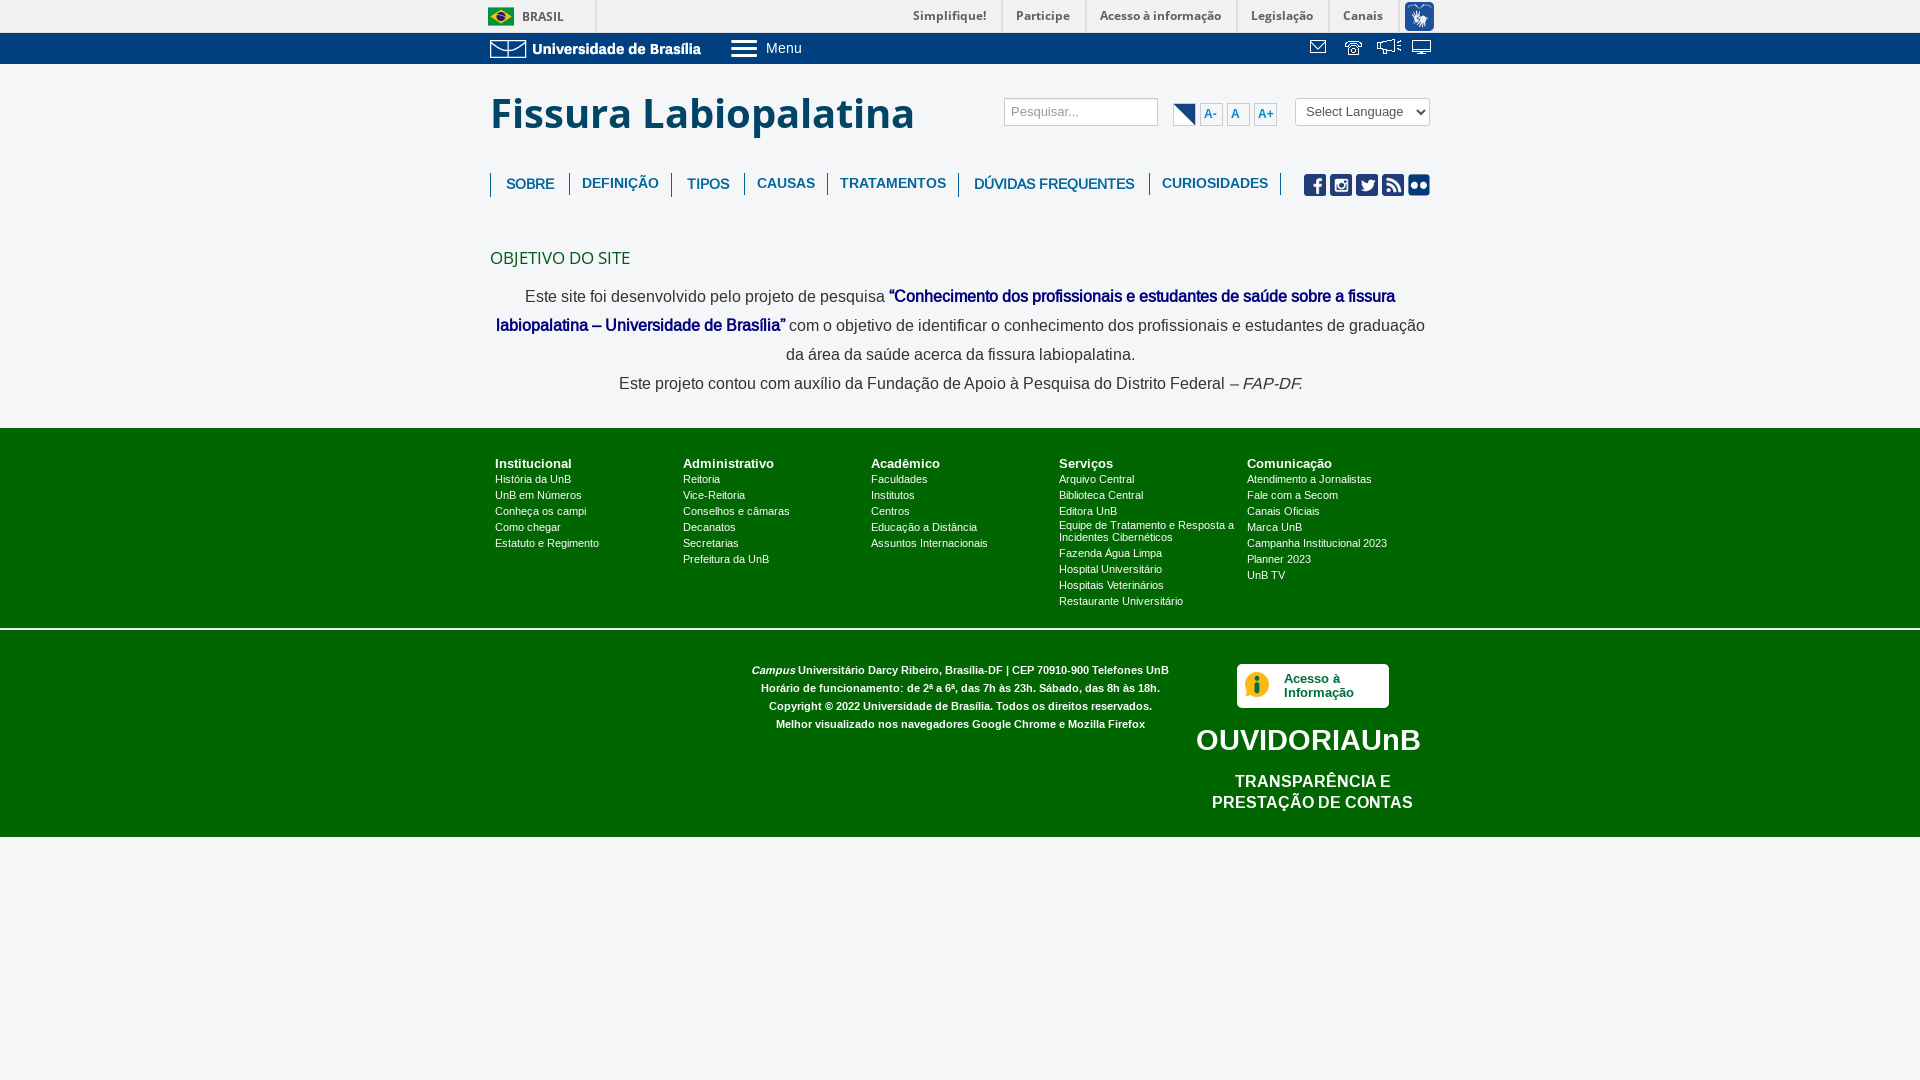 This screenshot has width=1920, height=1080. What do you see at coordinates (1210, 114) in the screenshot?
I see `'A-'` at bounding box center [1210, 114].